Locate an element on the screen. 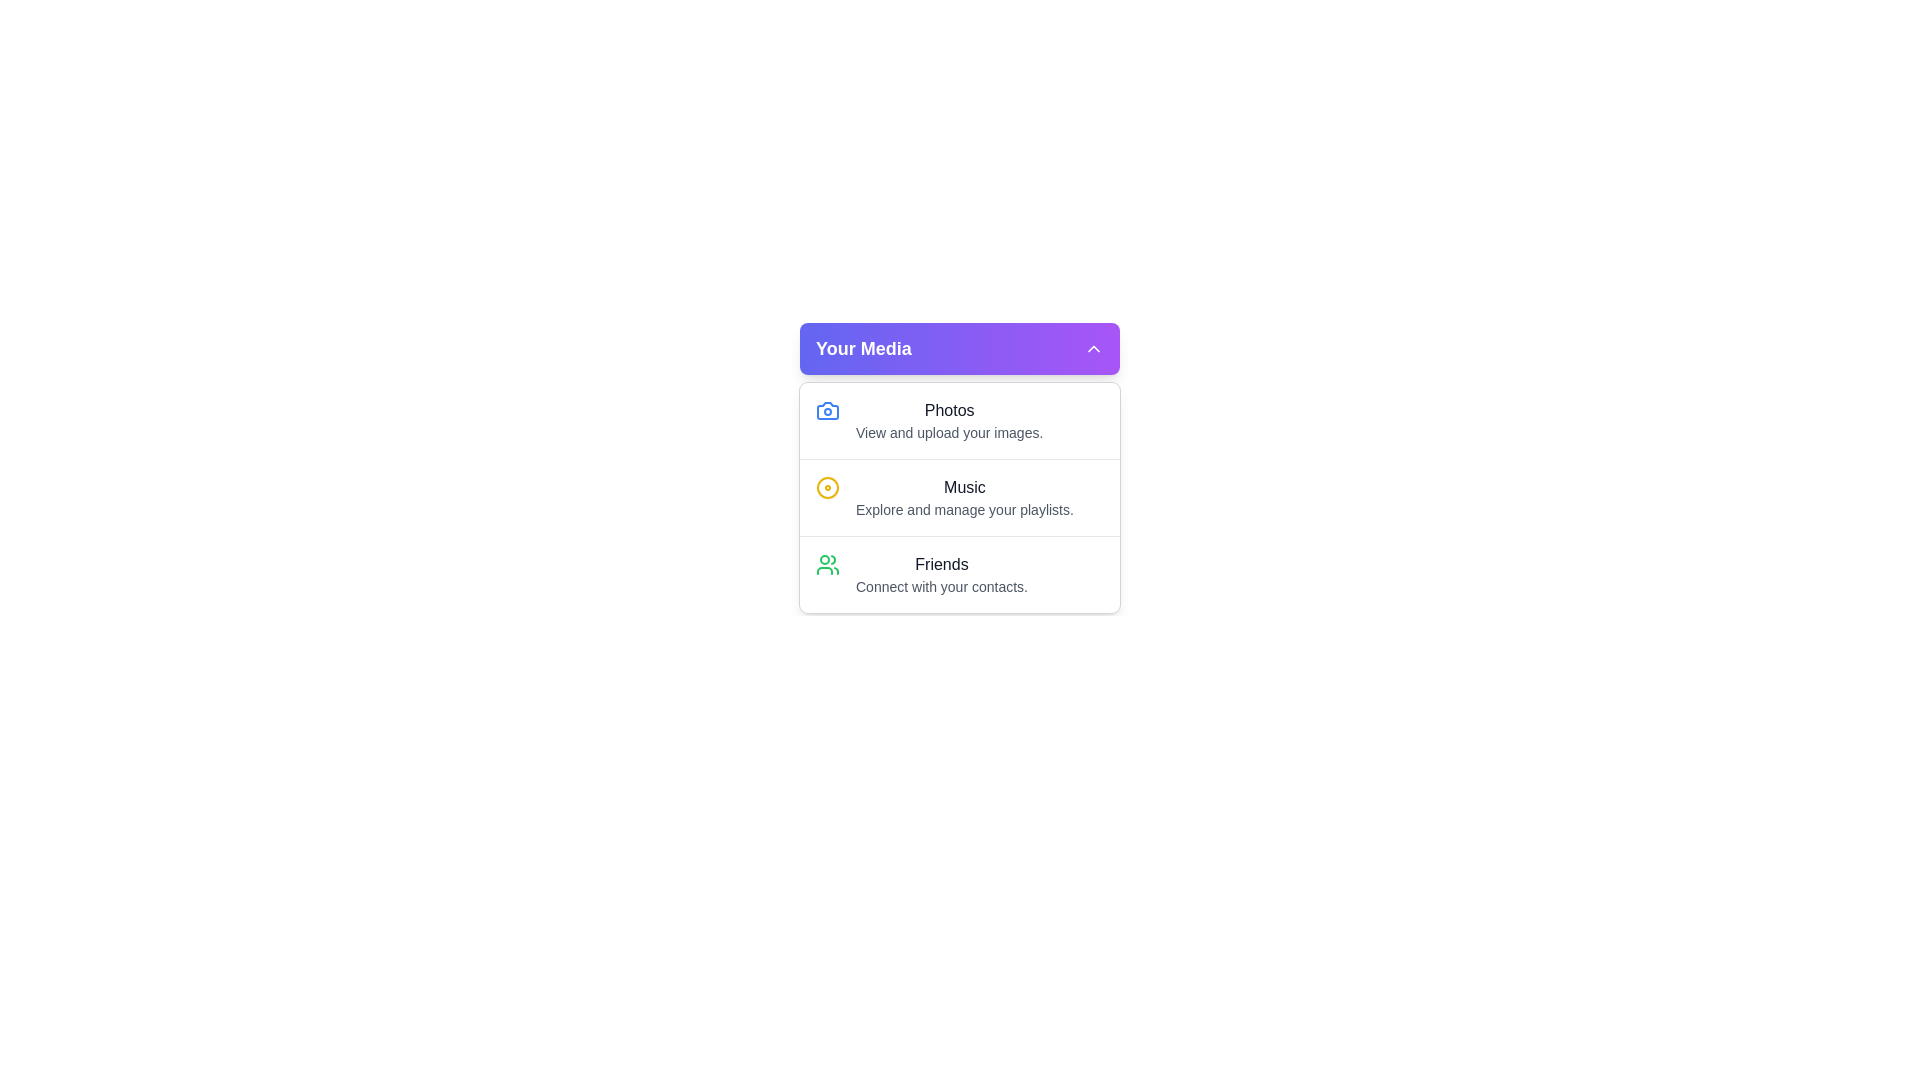  the green SVG icon representing a group of people, which is part of the 'Friends' menu item located to the left of the text 'Friends Connect with your contacts.' is located at coordinates (828, 564).